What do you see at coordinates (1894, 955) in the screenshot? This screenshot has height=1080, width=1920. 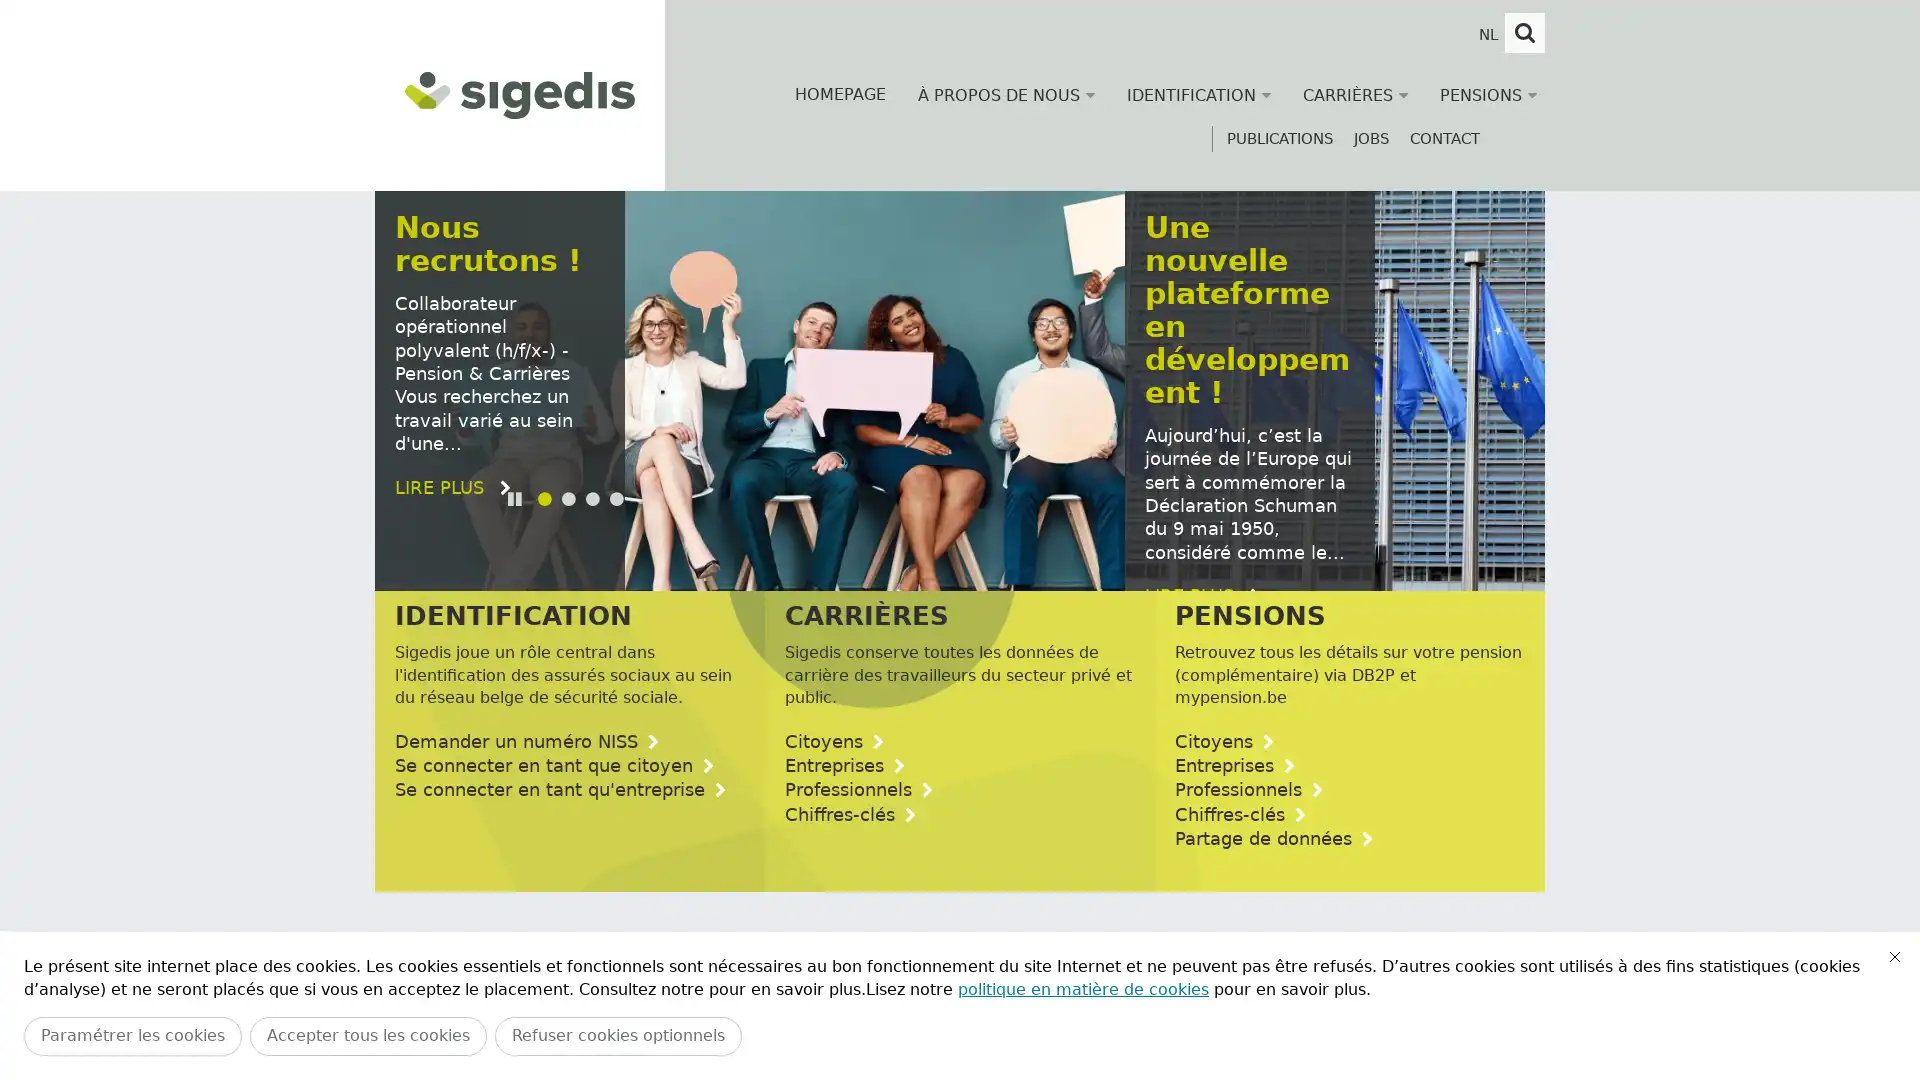 I see `Fermer` at bounding box center [1894, 955].